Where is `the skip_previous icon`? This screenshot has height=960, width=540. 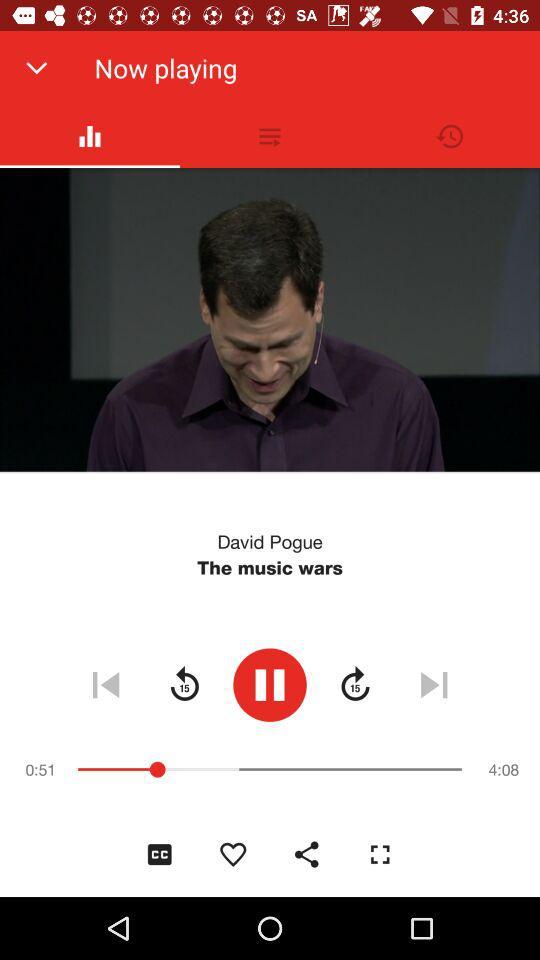 the skip_previous icon is located at coordinates (105, 684).